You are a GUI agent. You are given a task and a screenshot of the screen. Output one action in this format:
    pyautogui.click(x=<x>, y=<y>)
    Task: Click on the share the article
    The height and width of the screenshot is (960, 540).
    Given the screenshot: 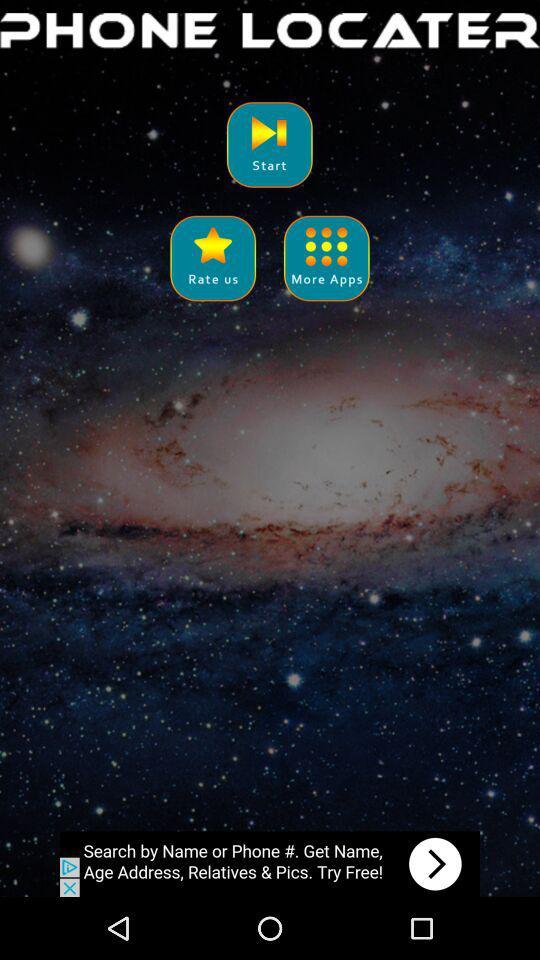 What is the action you would take?
    pyautogui.click(x=212, y=257)
    